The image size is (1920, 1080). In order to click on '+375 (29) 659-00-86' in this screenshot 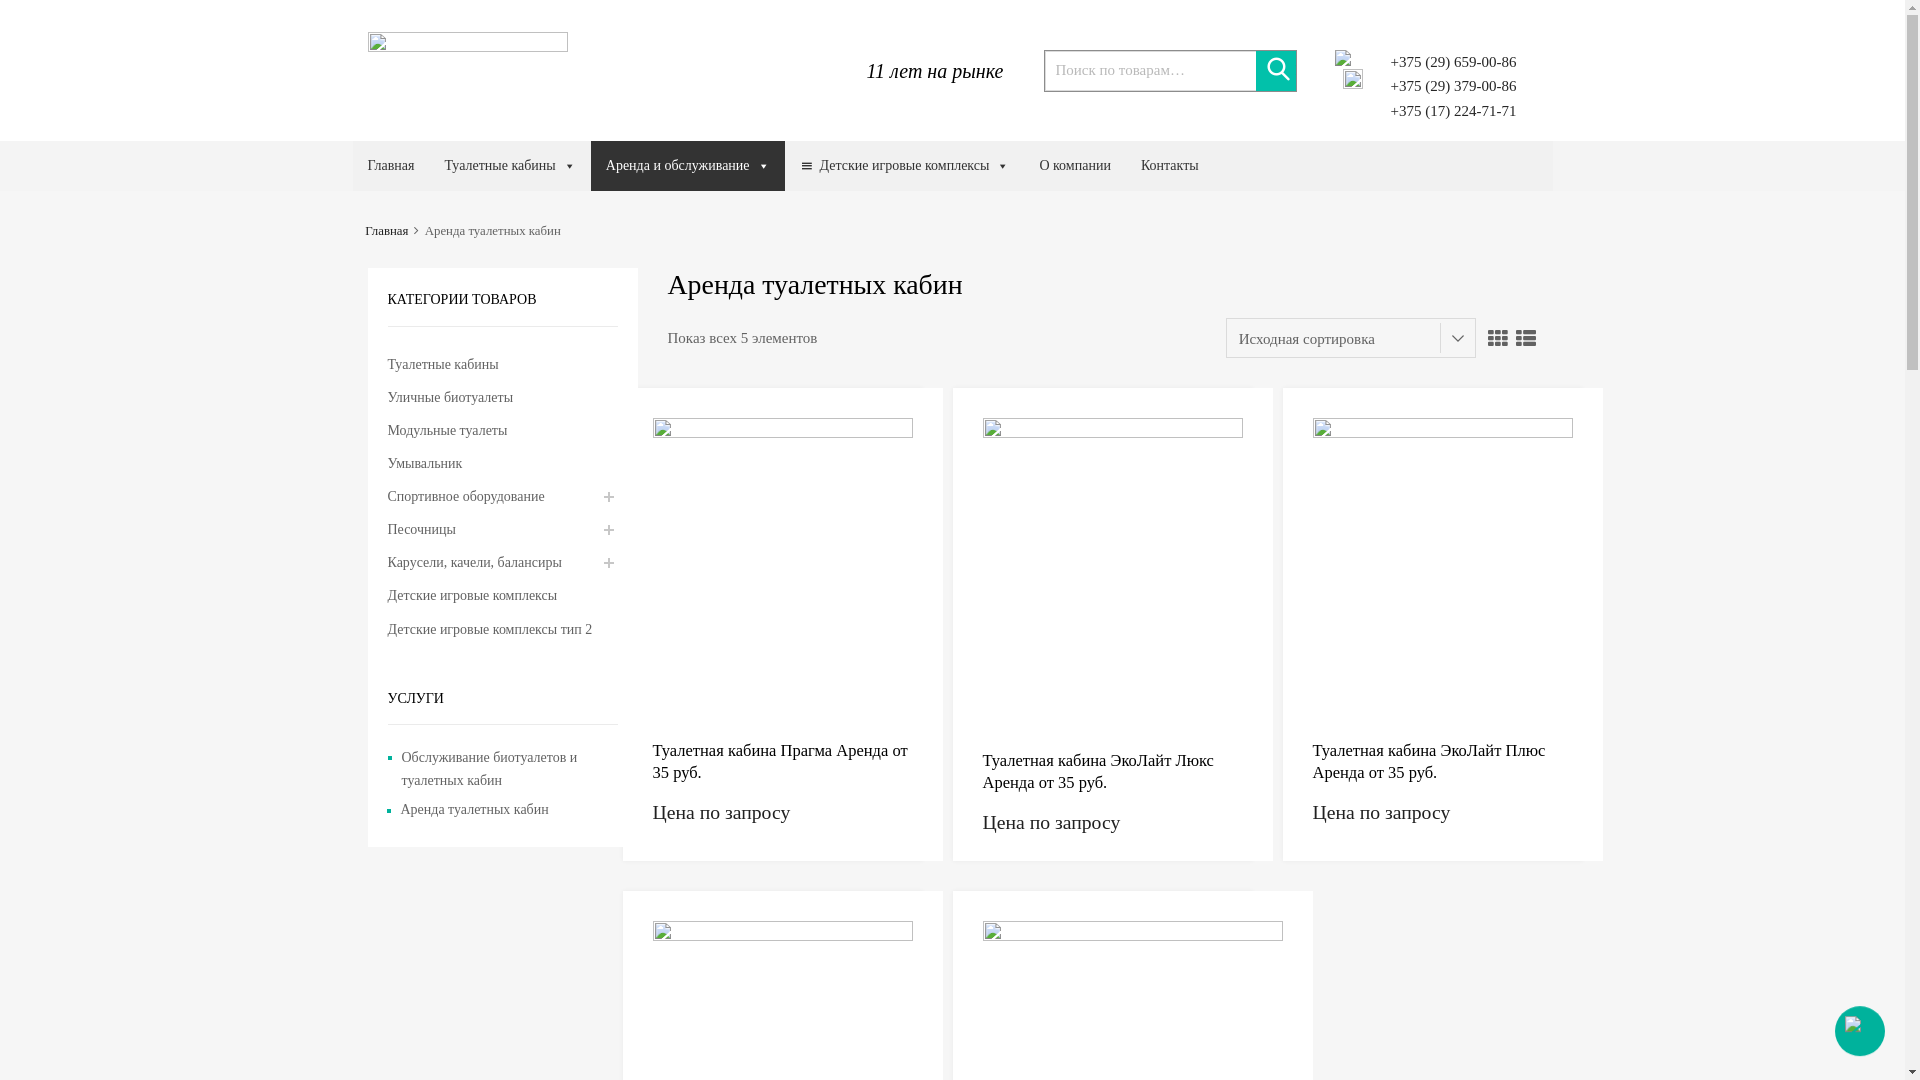, I will do `click(1444, 61)`.